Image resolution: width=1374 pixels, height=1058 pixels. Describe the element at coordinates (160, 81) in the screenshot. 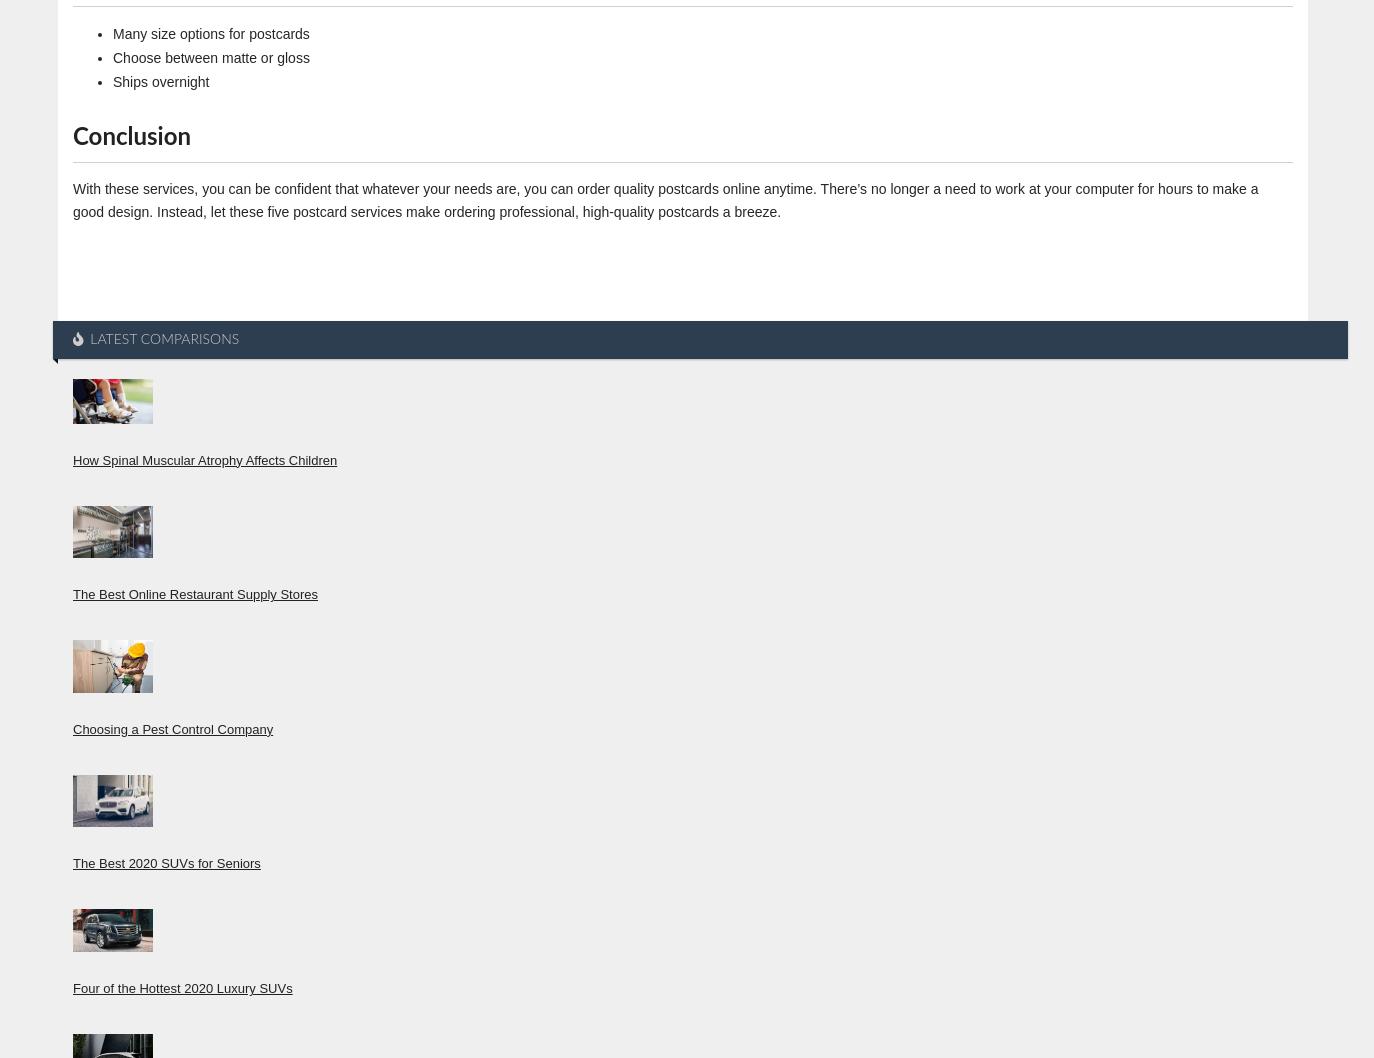

I see `'Ships overnight'` at that location.